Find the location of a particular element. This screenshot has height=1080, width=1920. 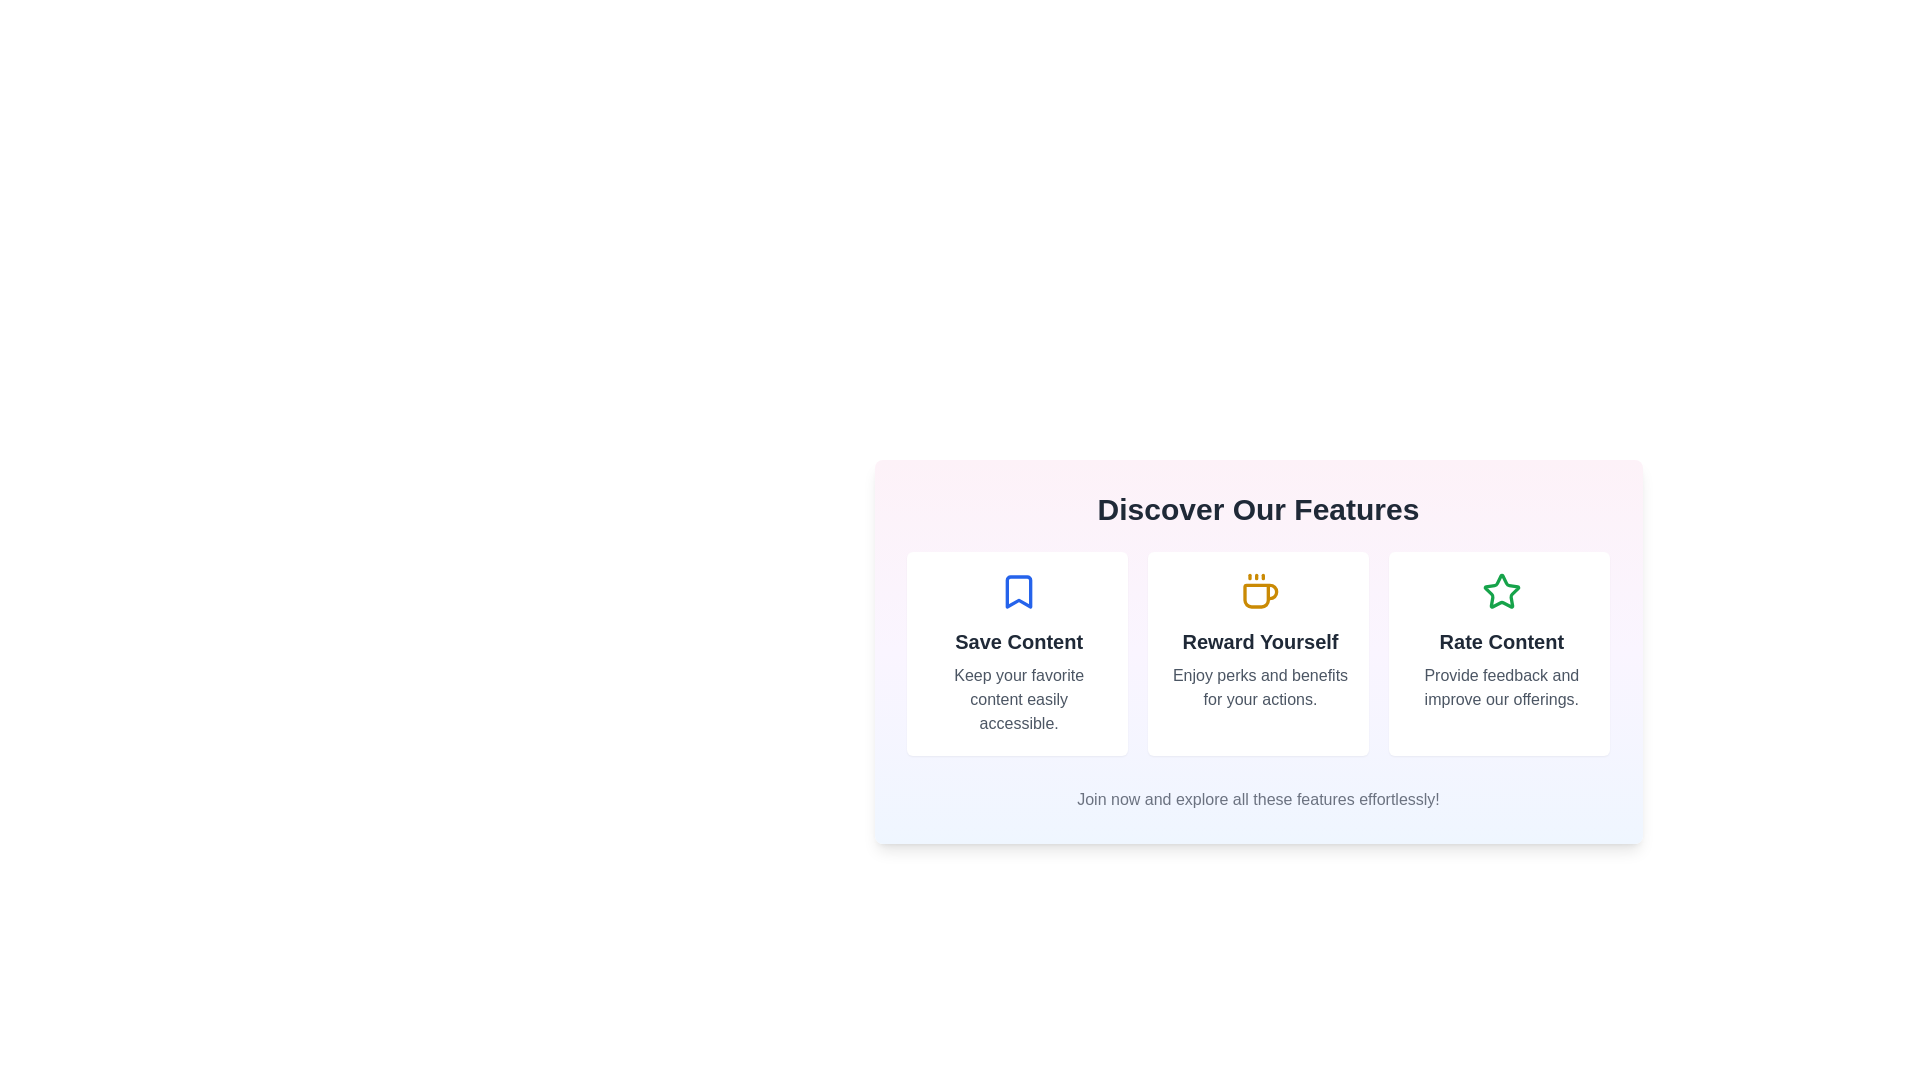

the Informational card section, which is the third option in a horizontally aligned list of features within a card layout is located at coordinates (1501, 641).